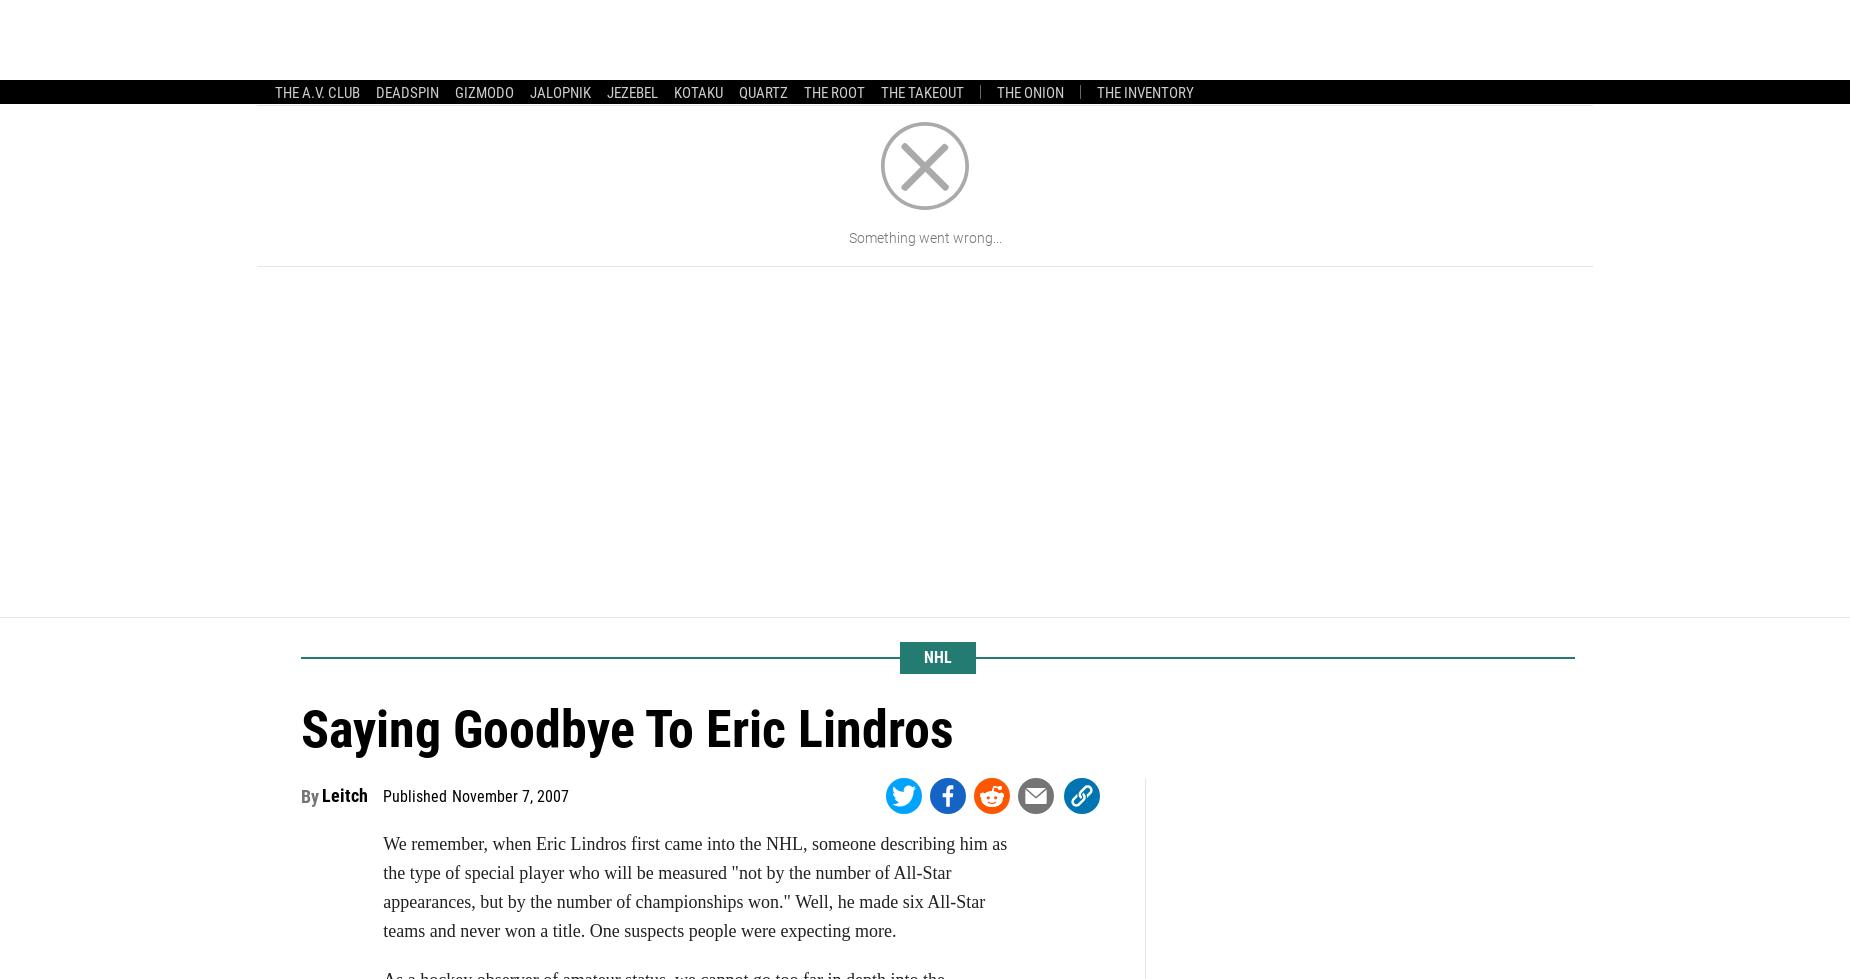  What do you see at coordinates (571, 78) in the screenshot?
I see `'Locker'` at bounding box center [571, 78].